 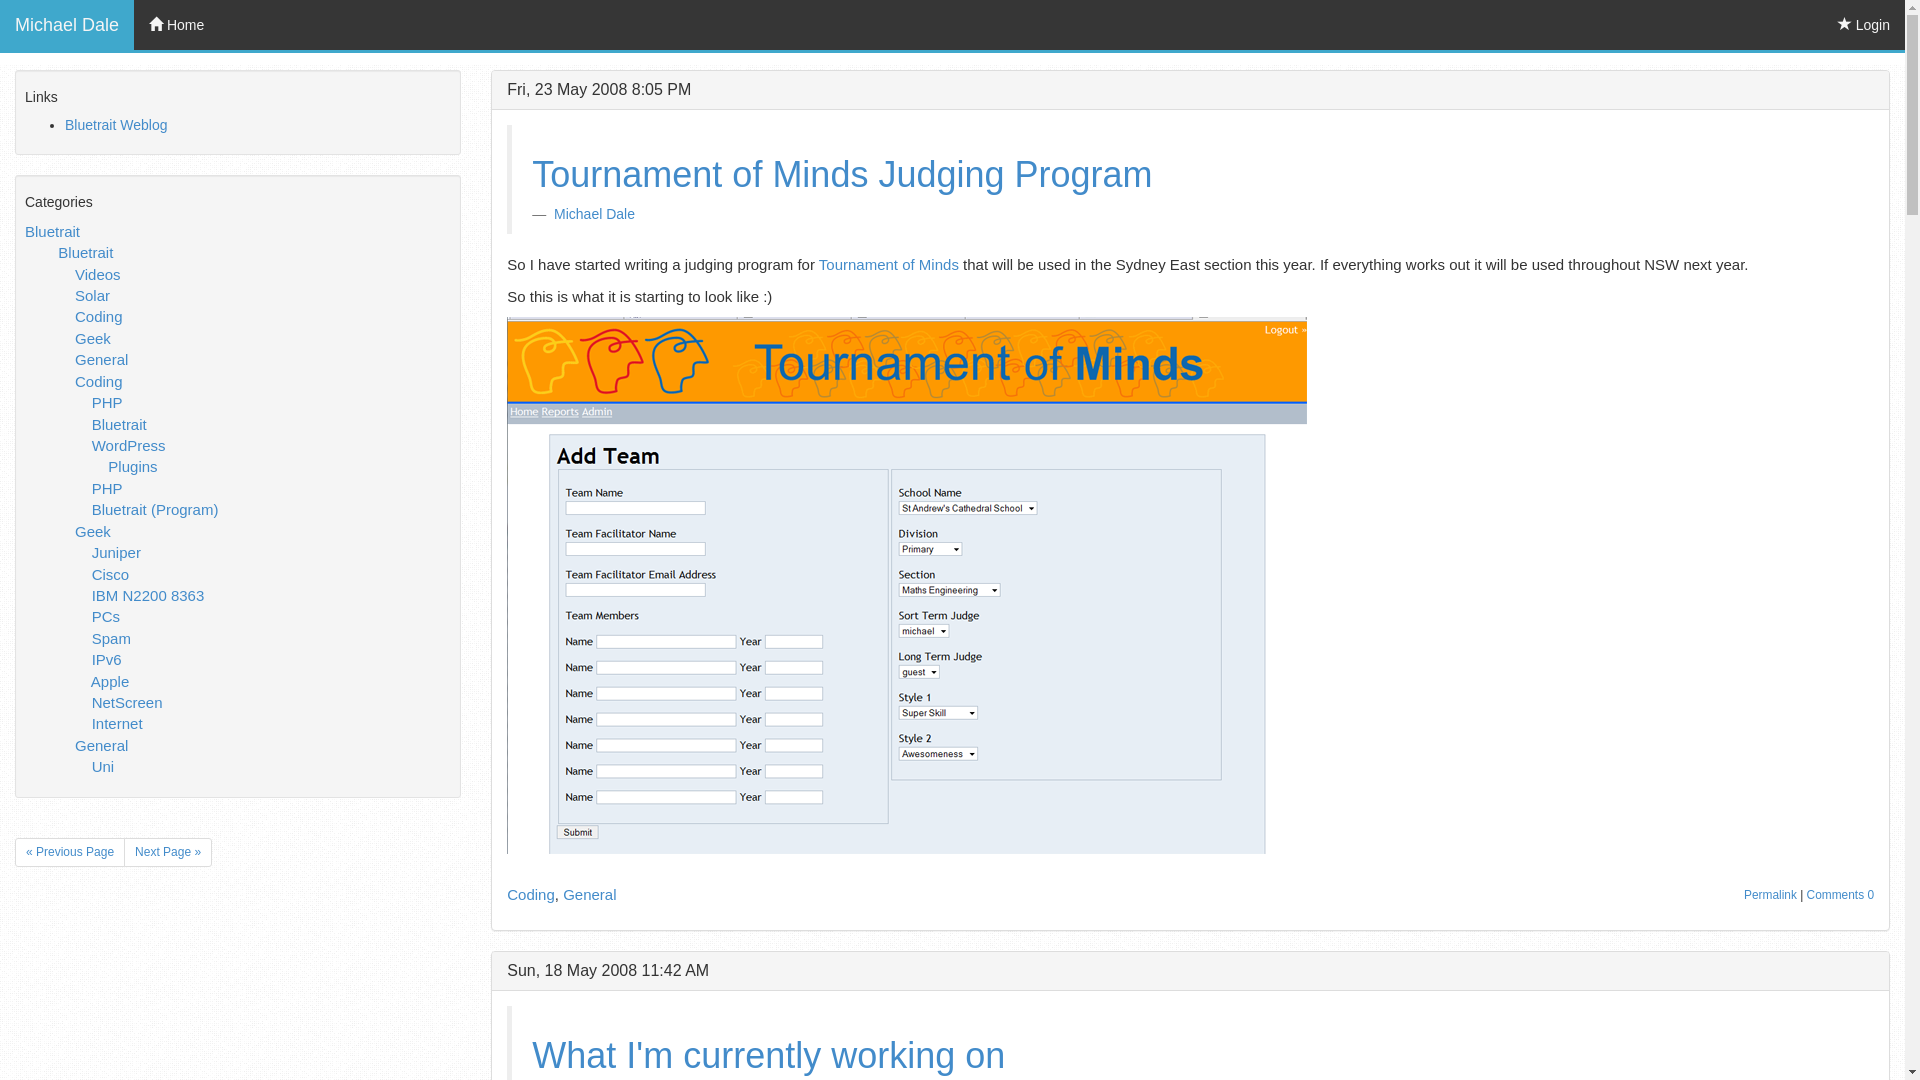 I want to click on 'Solar', so click(x=75, y=295).